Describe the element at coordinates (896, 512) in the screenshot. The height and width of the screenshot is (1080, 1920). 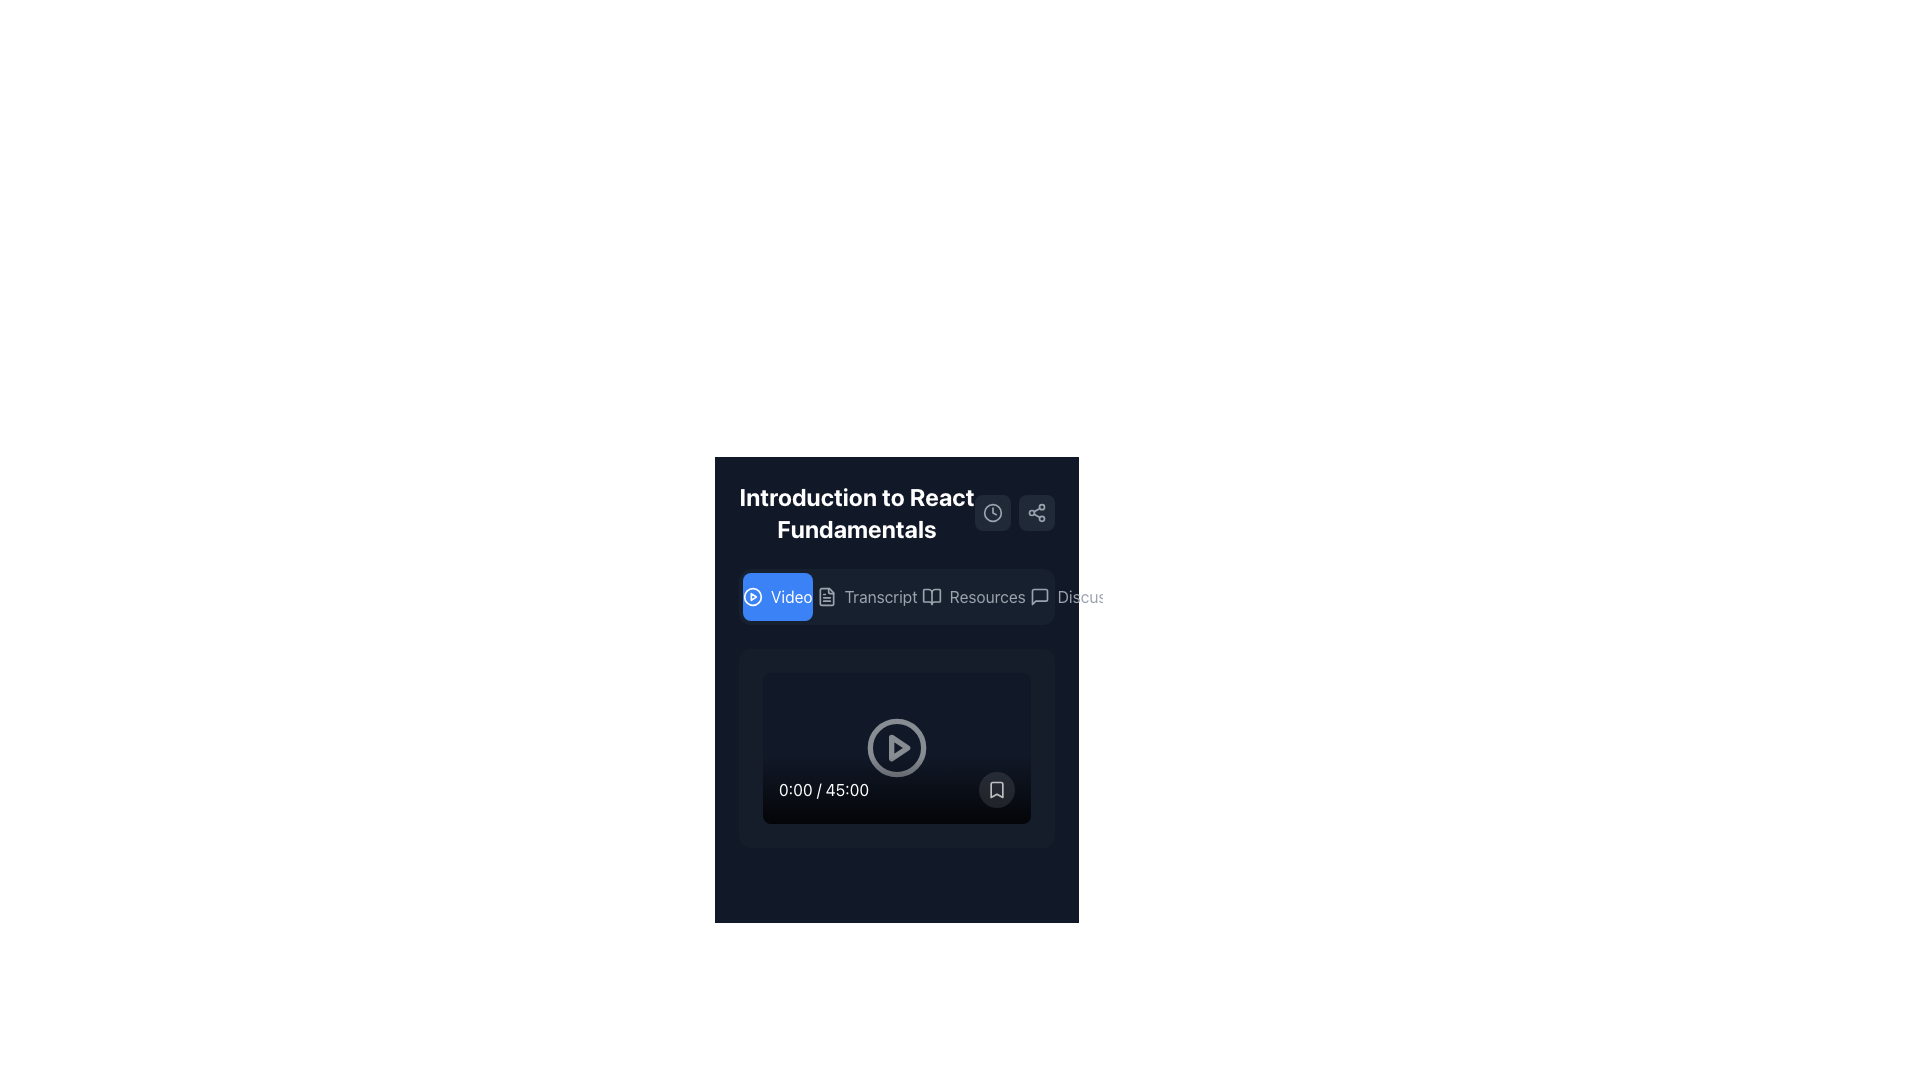
I see `the prominently displayed text label reading 'Introduction to React Fundamentals'` at that location.